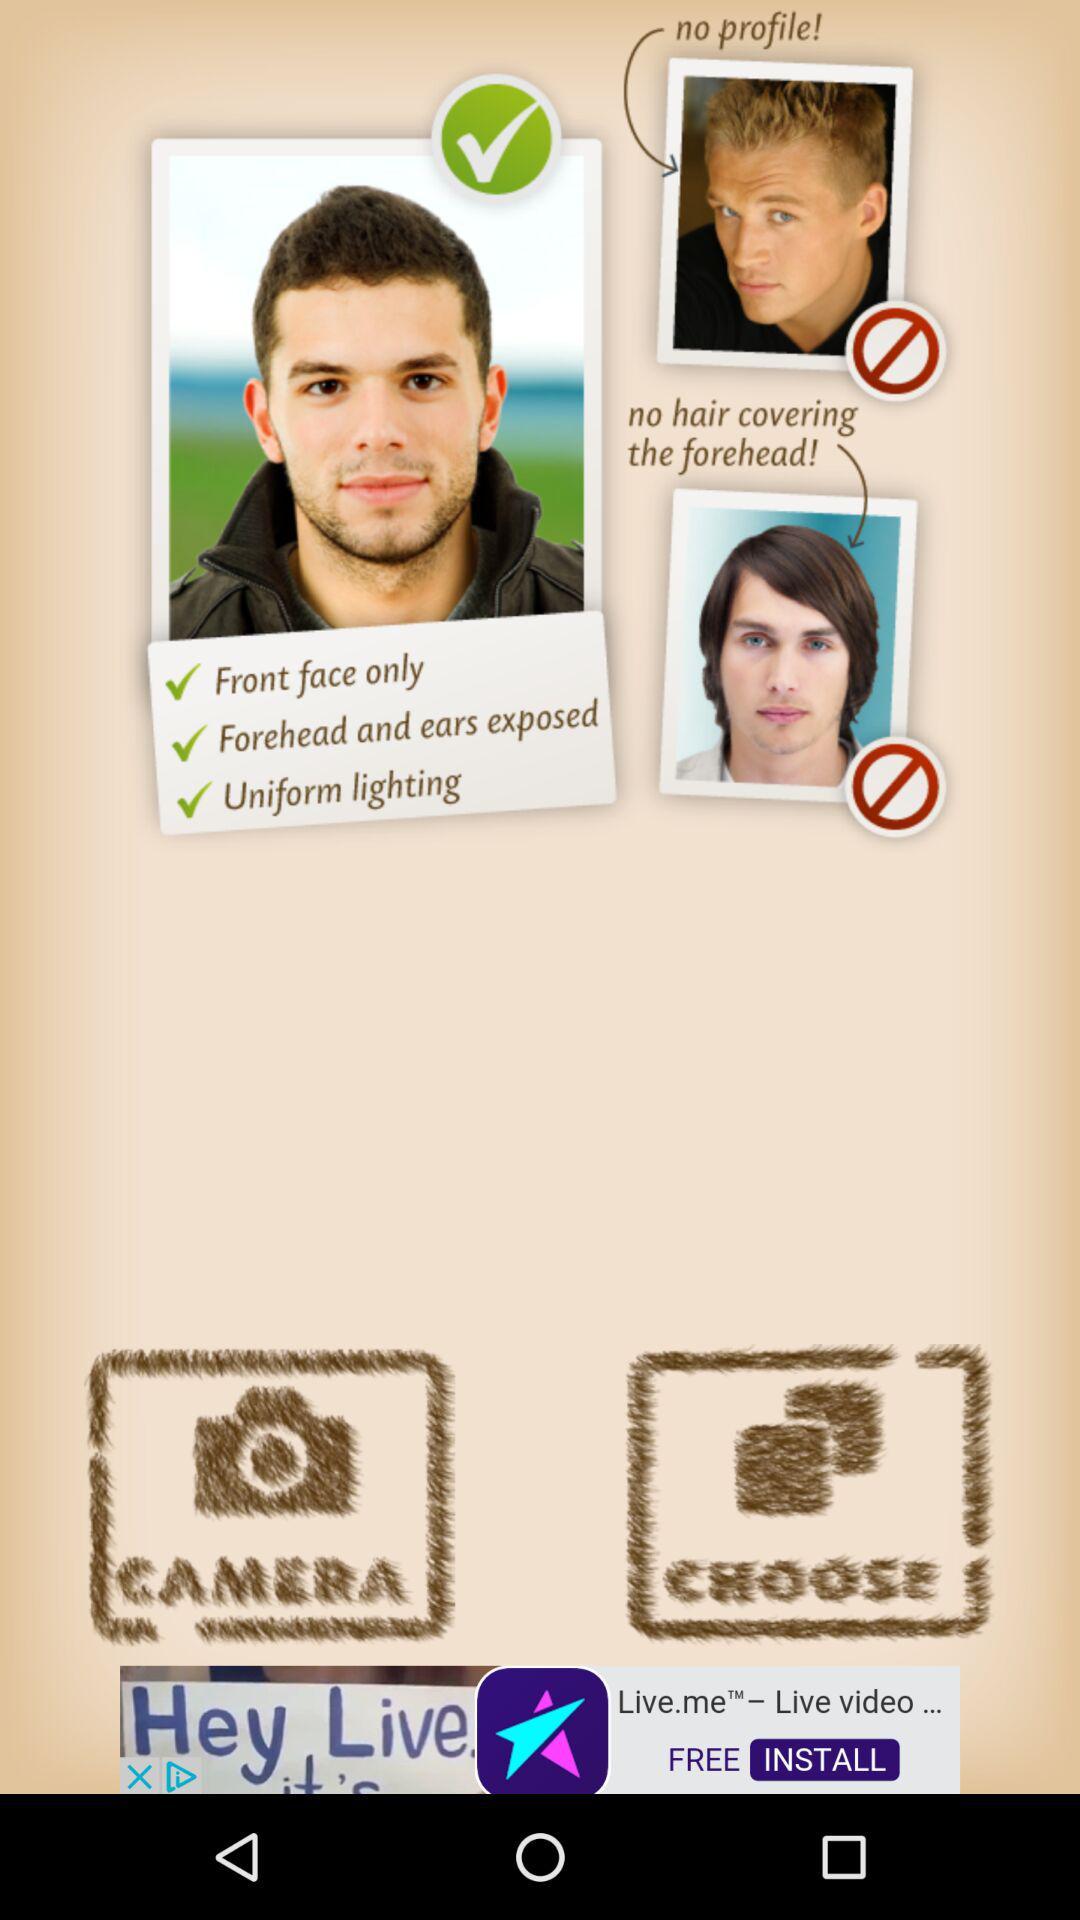 Image resolution: width=1080 pixels, height=1920 pixels. What do you see at coordinates (540, 1727) in the screenshot?
I see `advertisement` at bounding box center [540, 1727].